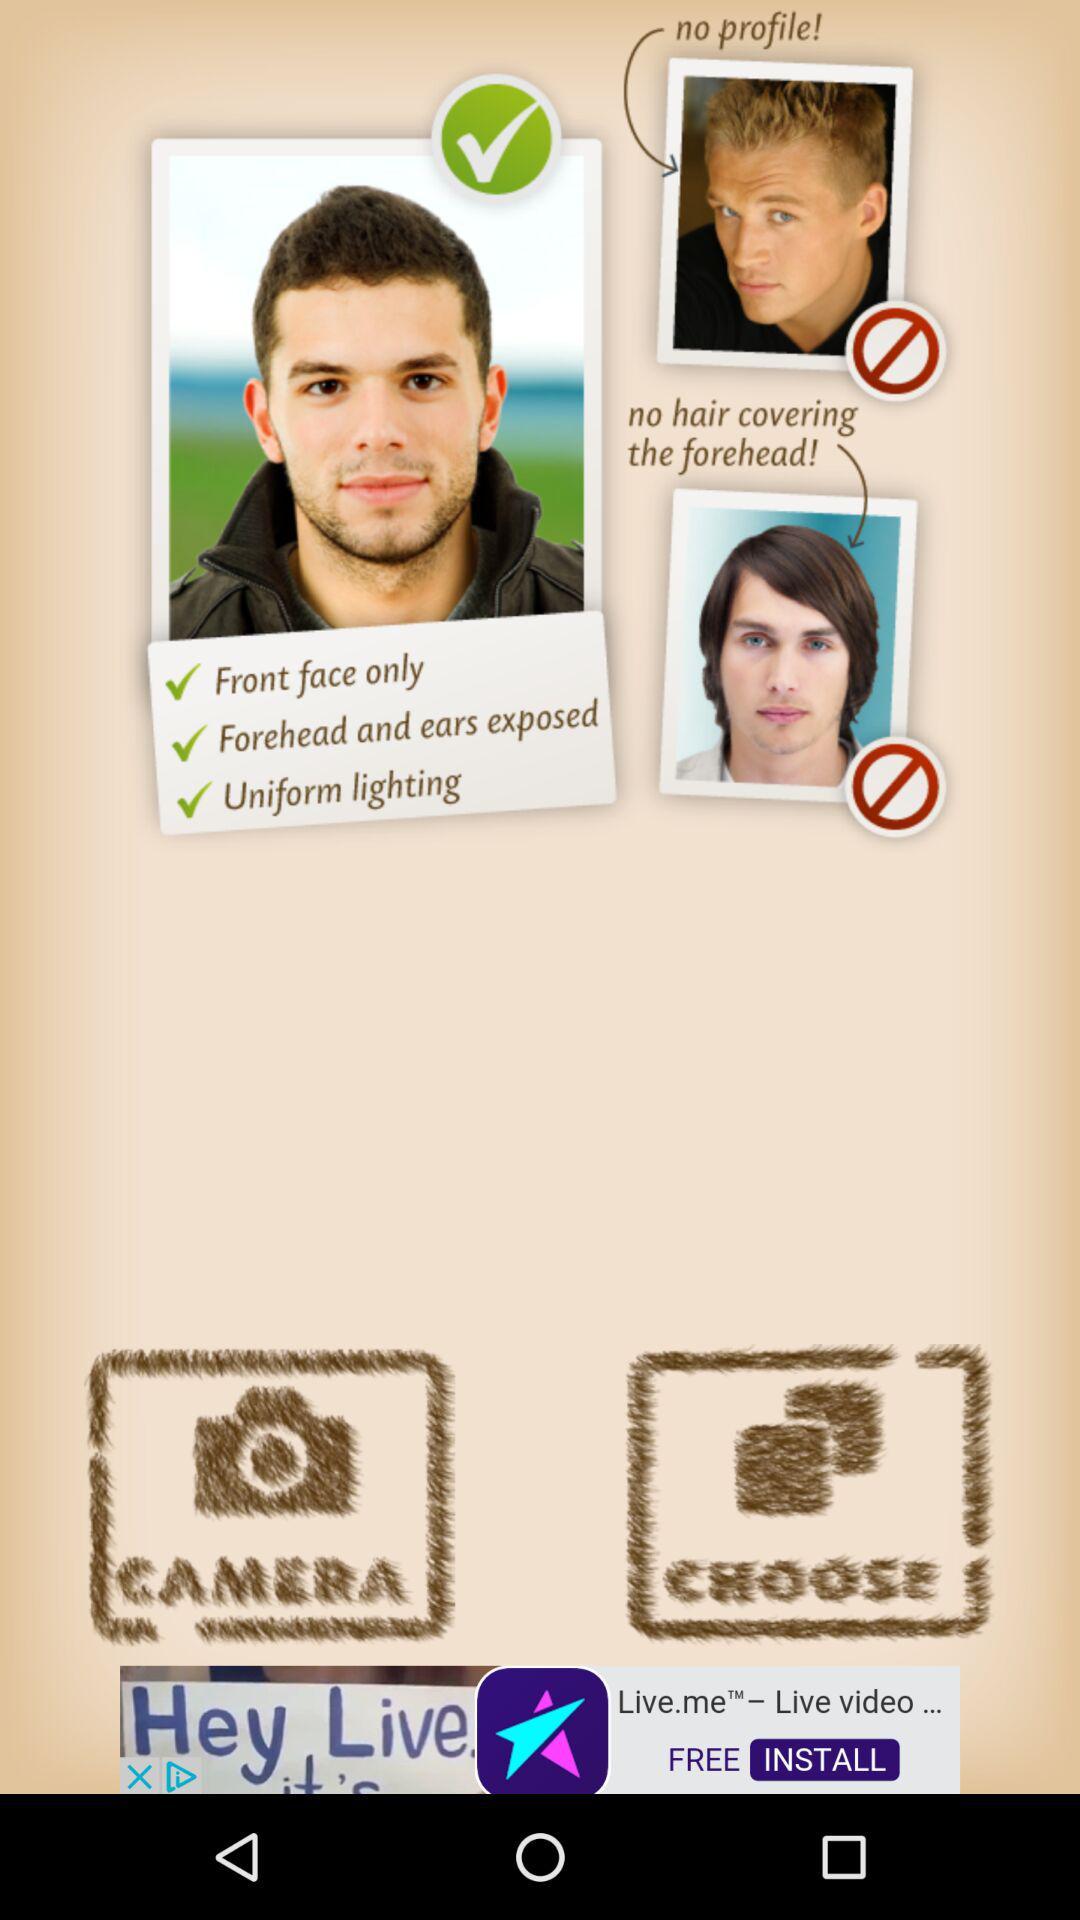 Image resolution: width=1080 pixels, height=1920 pixels. What do you see at coordinates (540, 1727) in the screenshot?
I see `advertisement` at bounding box center [540, 1727].